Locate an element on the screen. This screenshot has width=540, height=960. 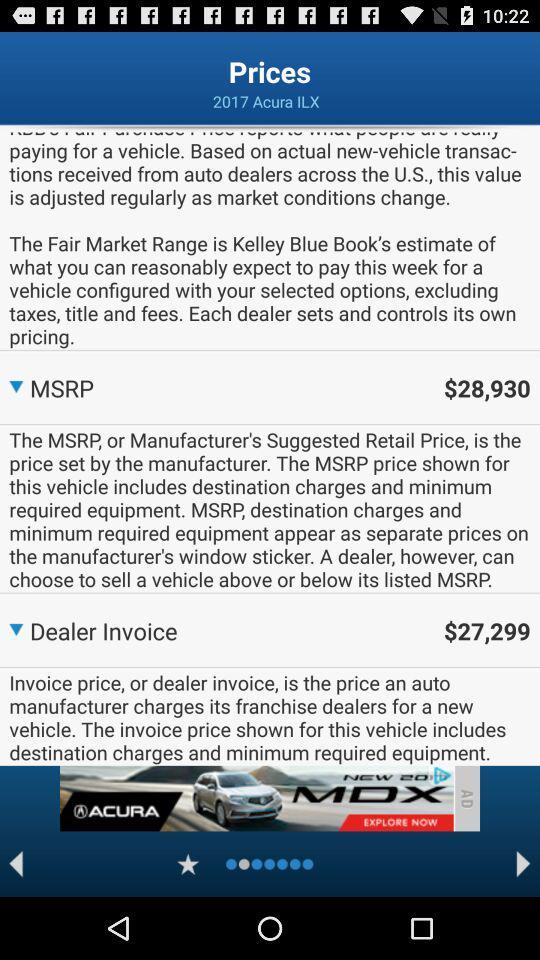
forward is located at coordinates (523, 863).